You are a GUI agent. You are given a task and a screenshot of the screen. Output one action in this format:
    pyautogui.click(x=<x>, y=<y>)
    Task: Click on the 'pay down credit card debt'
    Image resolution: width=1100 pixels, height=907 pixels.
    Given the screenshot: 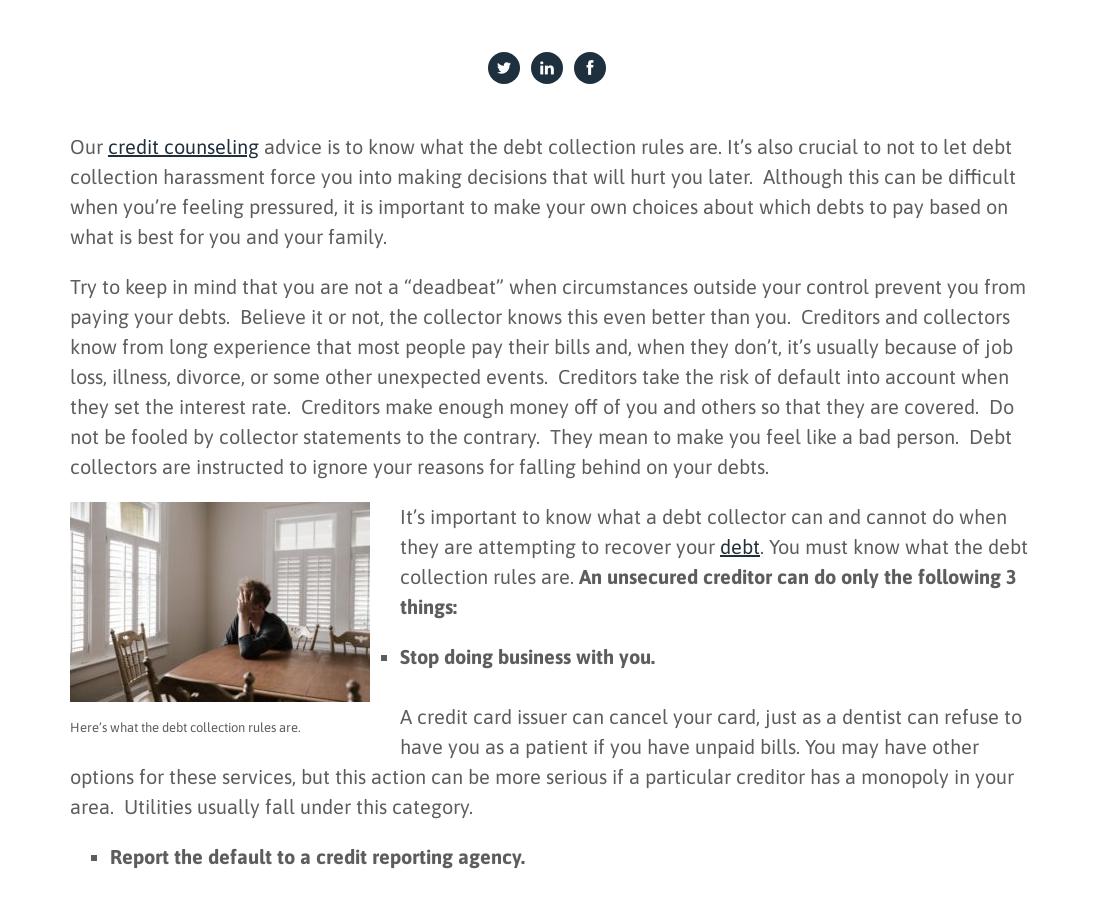 What is the action you would take?
    pyautogui.click(x=147, y=748)
    